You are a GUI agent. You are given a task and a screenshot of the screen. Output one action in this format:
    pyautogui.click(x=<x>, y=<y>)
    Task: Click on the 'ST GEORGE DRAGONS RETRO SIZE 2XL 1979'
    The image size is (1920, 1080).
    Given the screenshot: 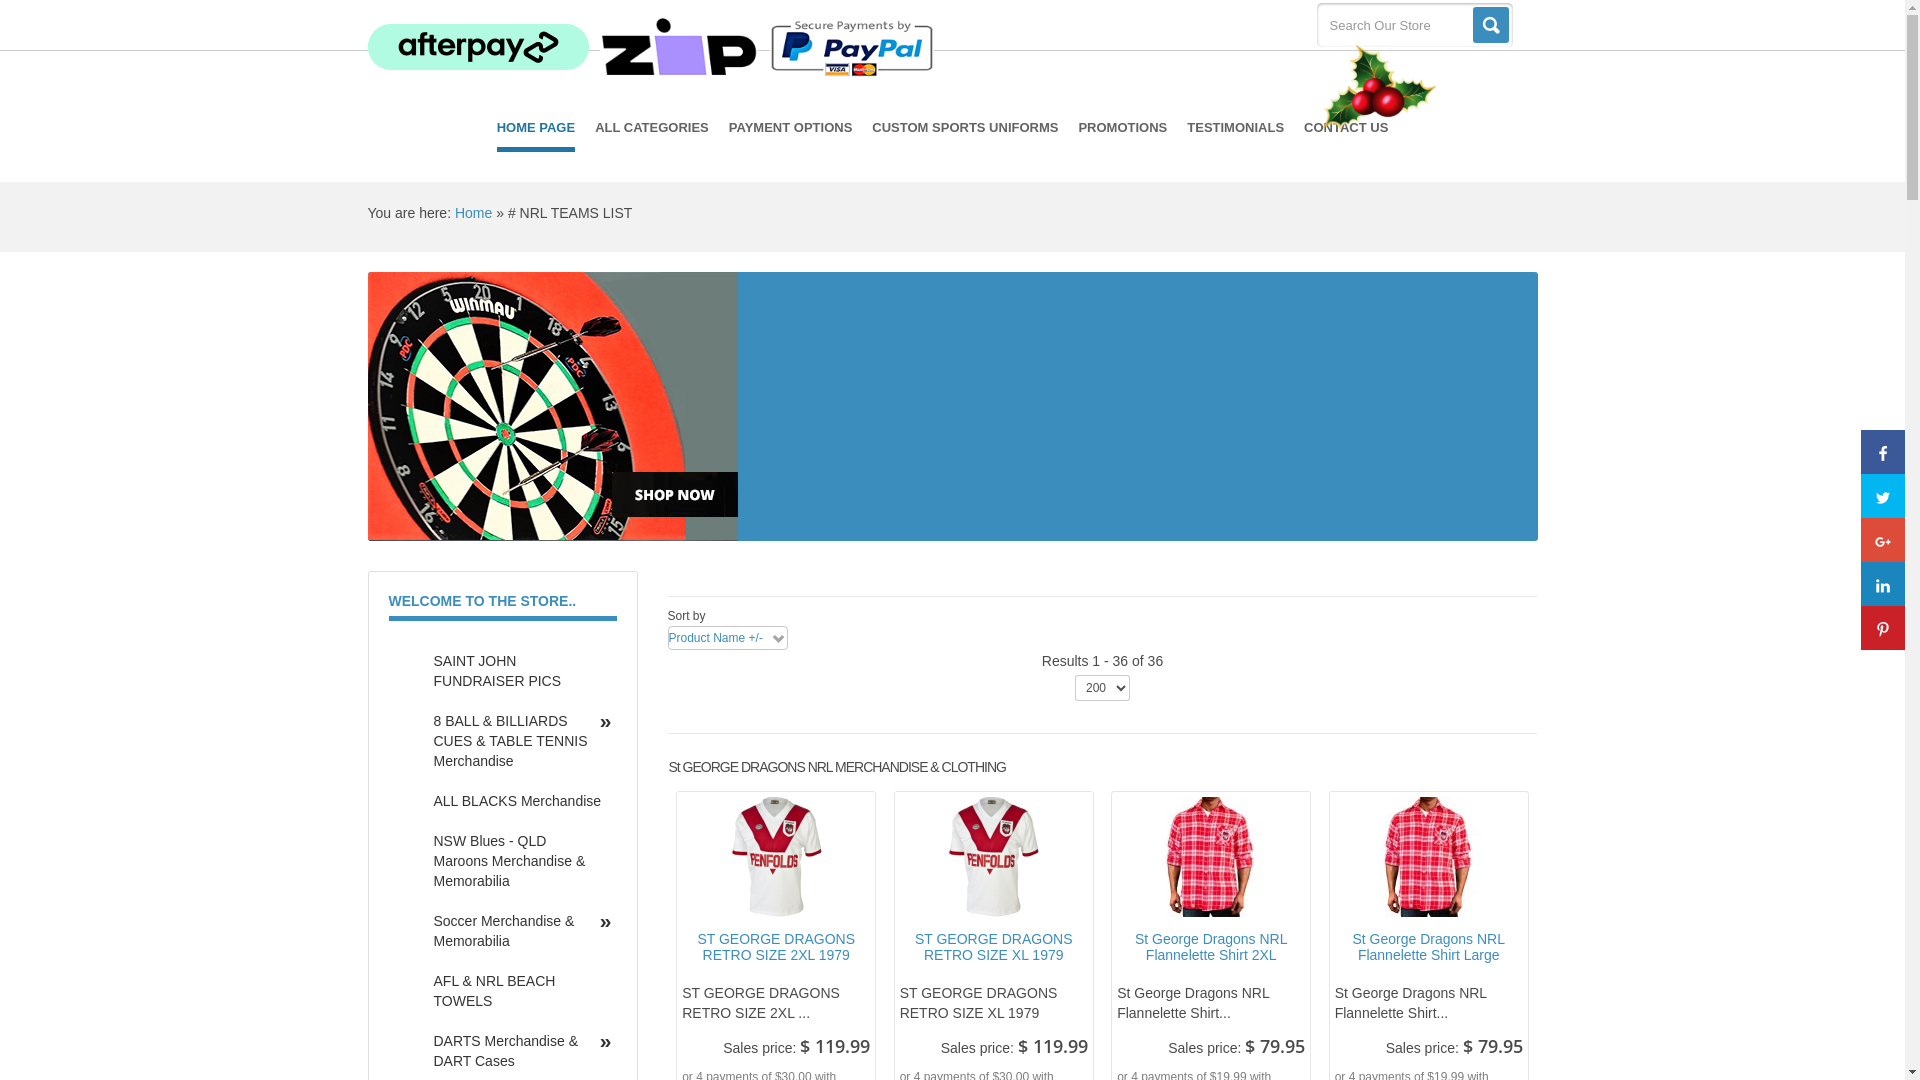 What is the action you would take?
    pyautogui.click(x=775, y=947)
    